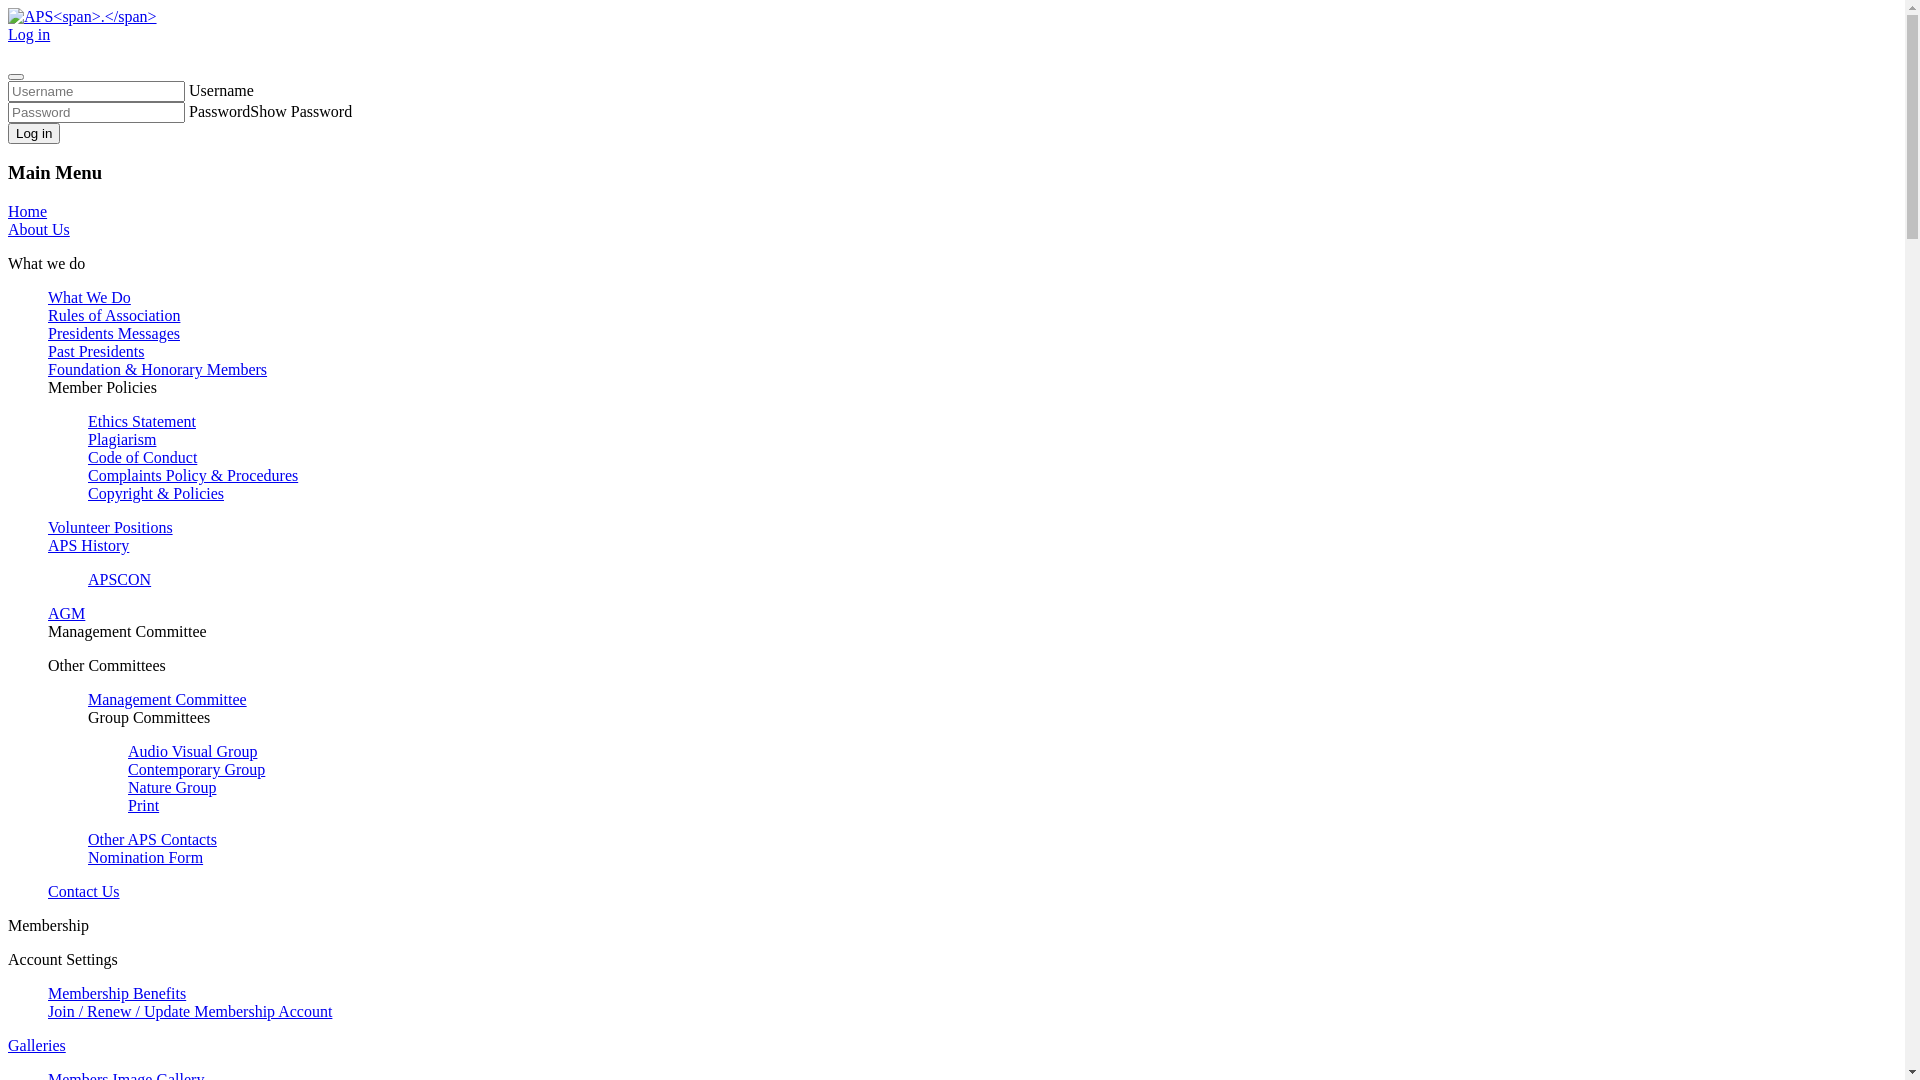  Describe the element at coordinates (95, 350) in the screenshot. I see `'Past Presidents'` at that location.